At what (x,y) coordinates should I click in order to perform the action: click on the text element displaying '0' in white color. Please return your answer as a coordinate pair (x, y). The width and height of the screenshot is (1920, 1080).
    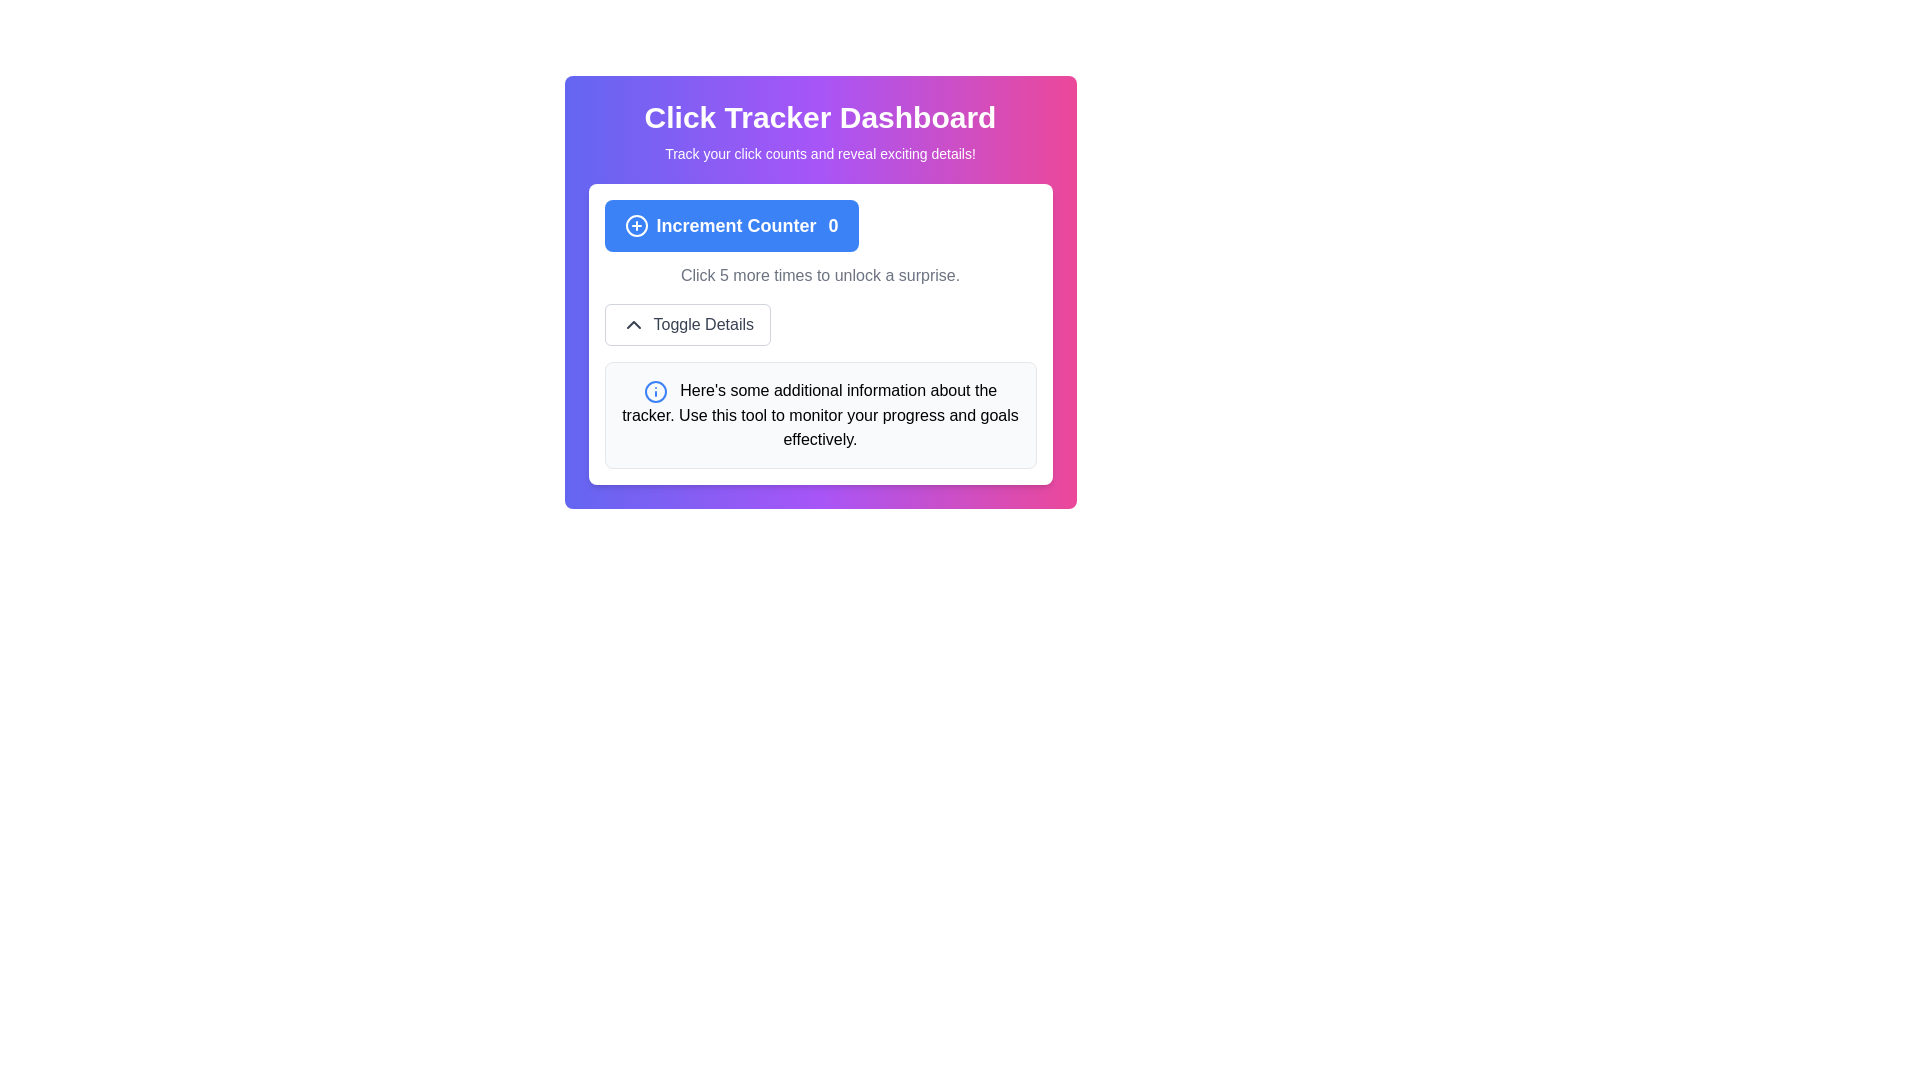
    Looking at the image, I should click on (833, 225).